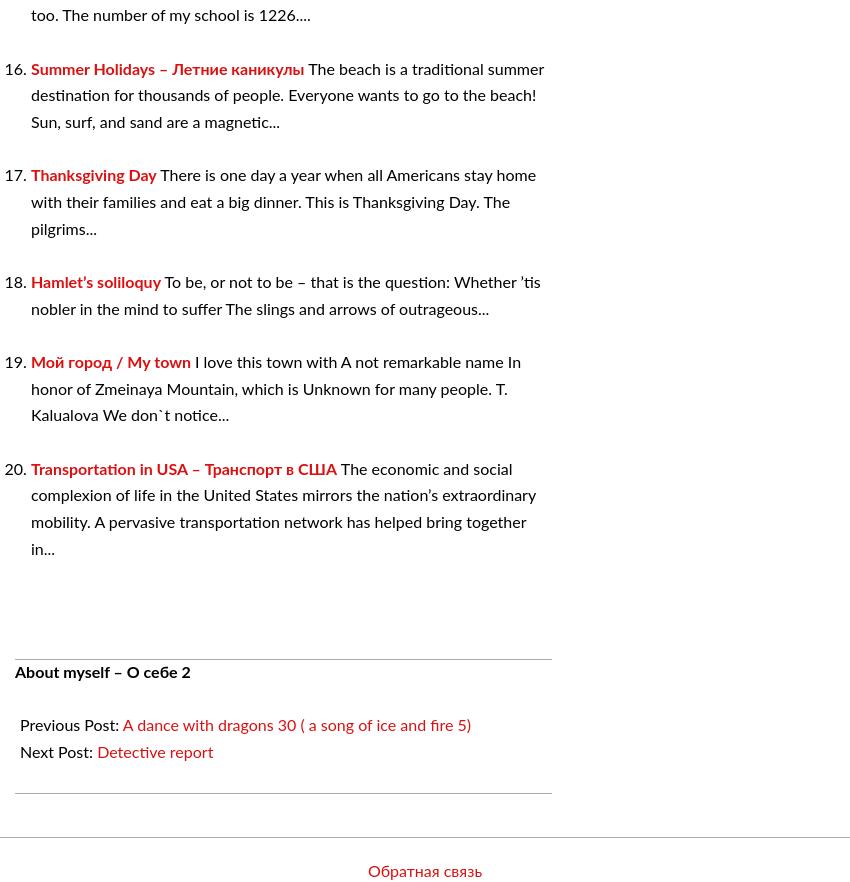 This screenshot has height=882, width=850. Describe the element at coordinates (285, 94) in the screenshot. I see `'The beach is a traditional summer destination for thousands of people. Everyone wants to go to the beach! Sun, surf, and sand are a magnetic...'` at that location.